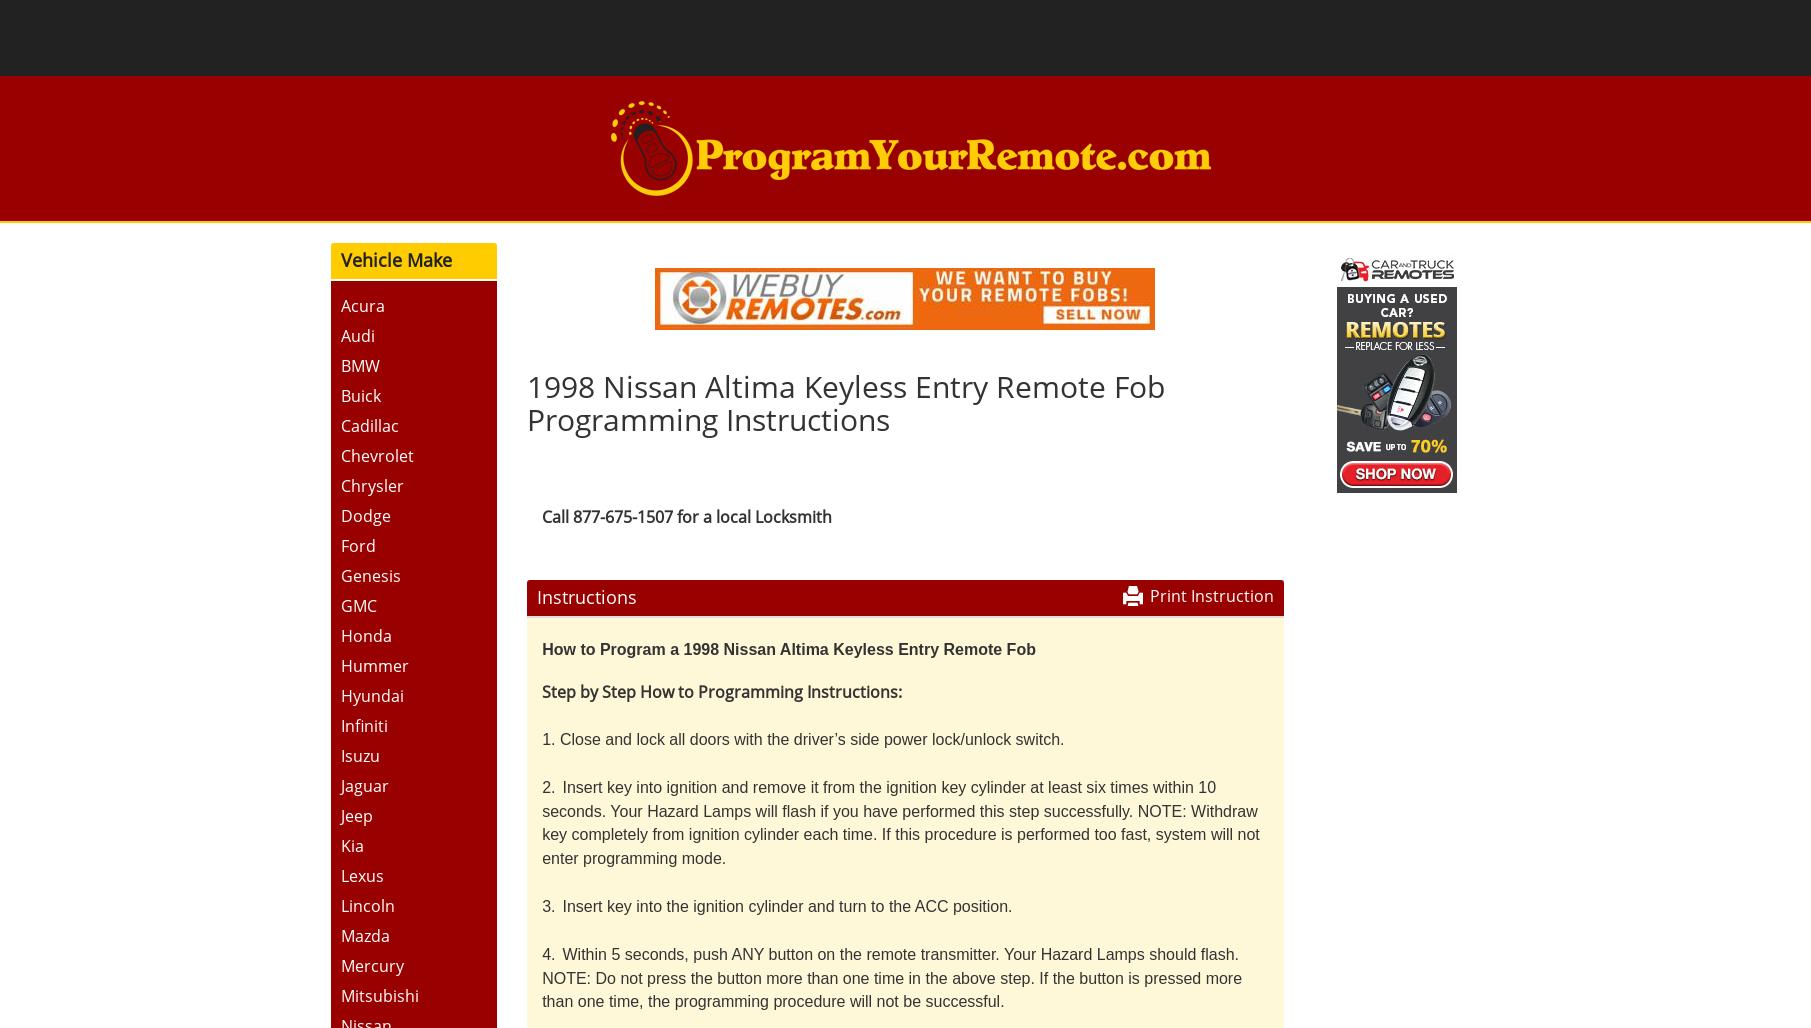 This screenshot has width=1811, height=1028. What do you see at coordinates (375, 453) in the screenshot?
I see `'Chevrolet'` at bounding box center [375, 453].